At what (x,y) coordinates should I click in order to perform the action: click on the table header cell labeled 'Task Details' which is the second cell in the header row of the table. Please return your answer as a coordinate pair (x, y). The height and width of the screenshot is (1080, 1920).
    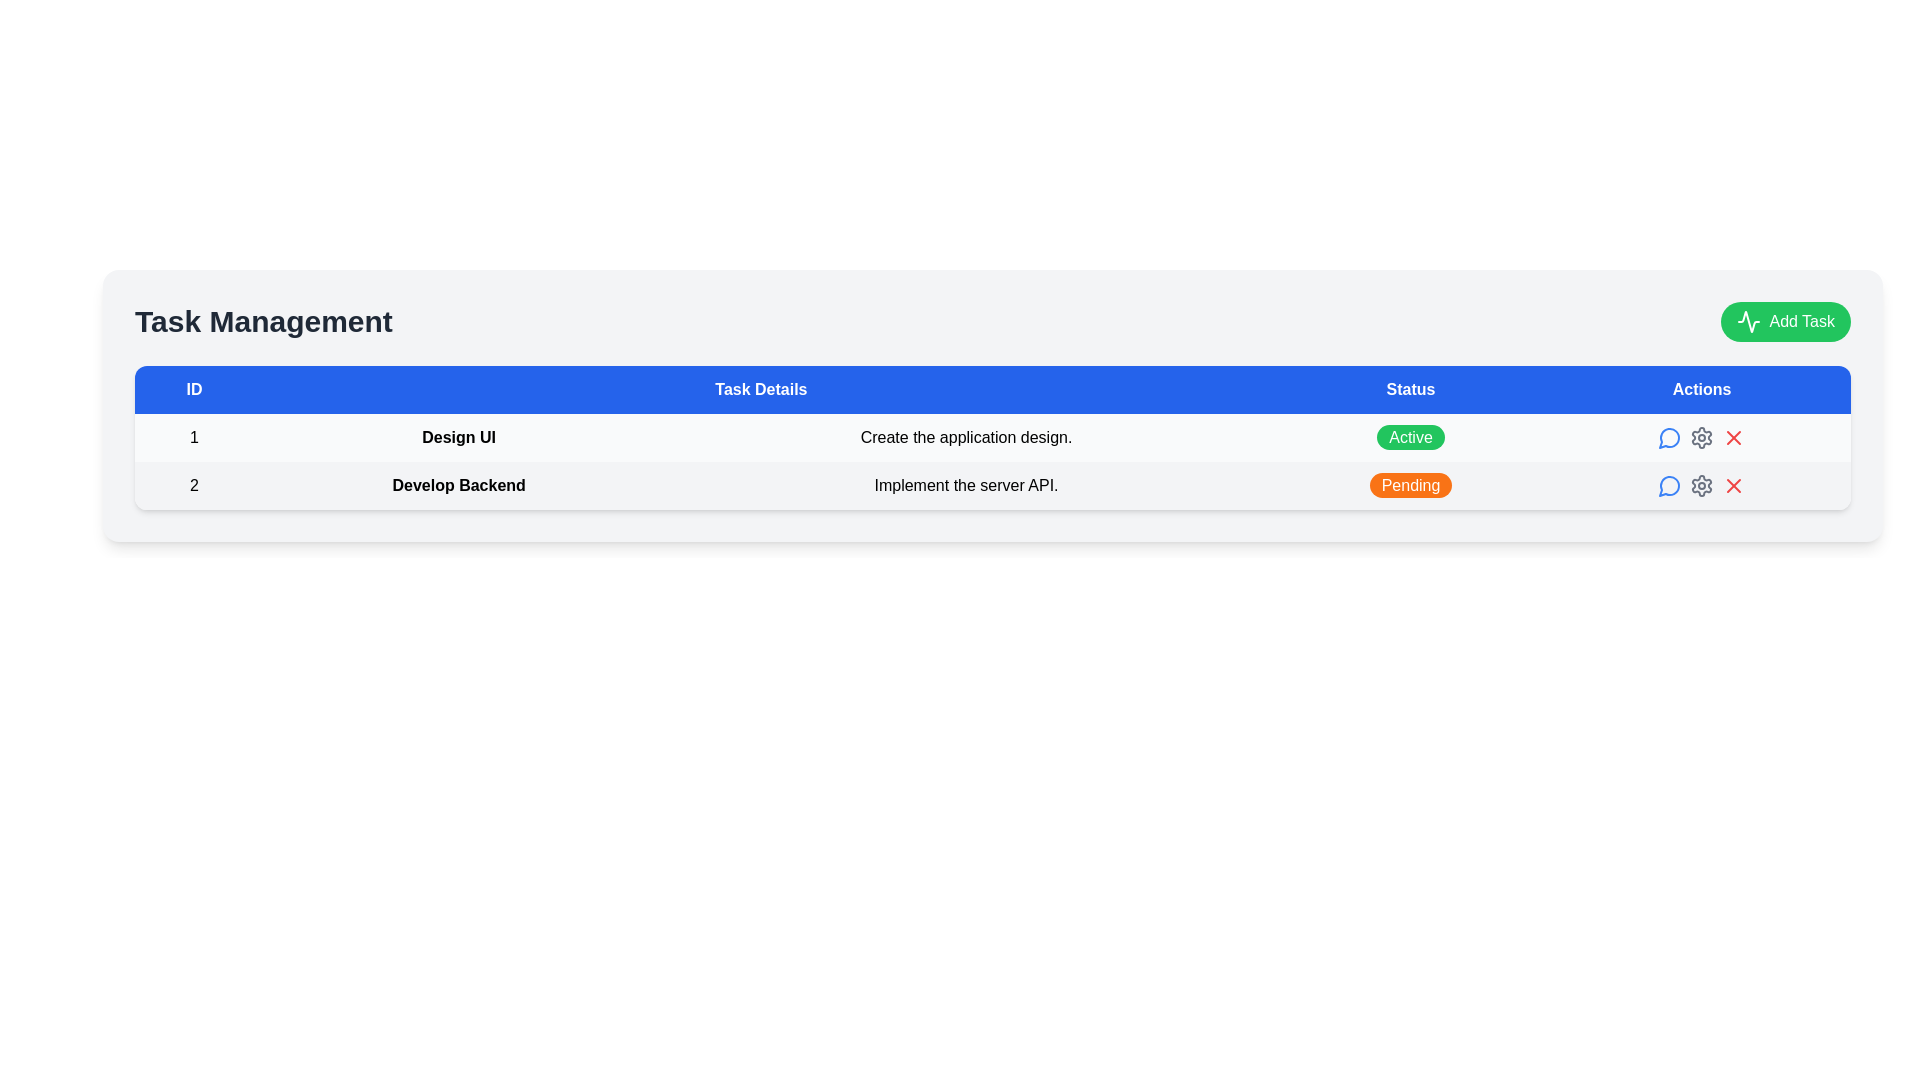
    Looking at the image, I should click on (760, 389).